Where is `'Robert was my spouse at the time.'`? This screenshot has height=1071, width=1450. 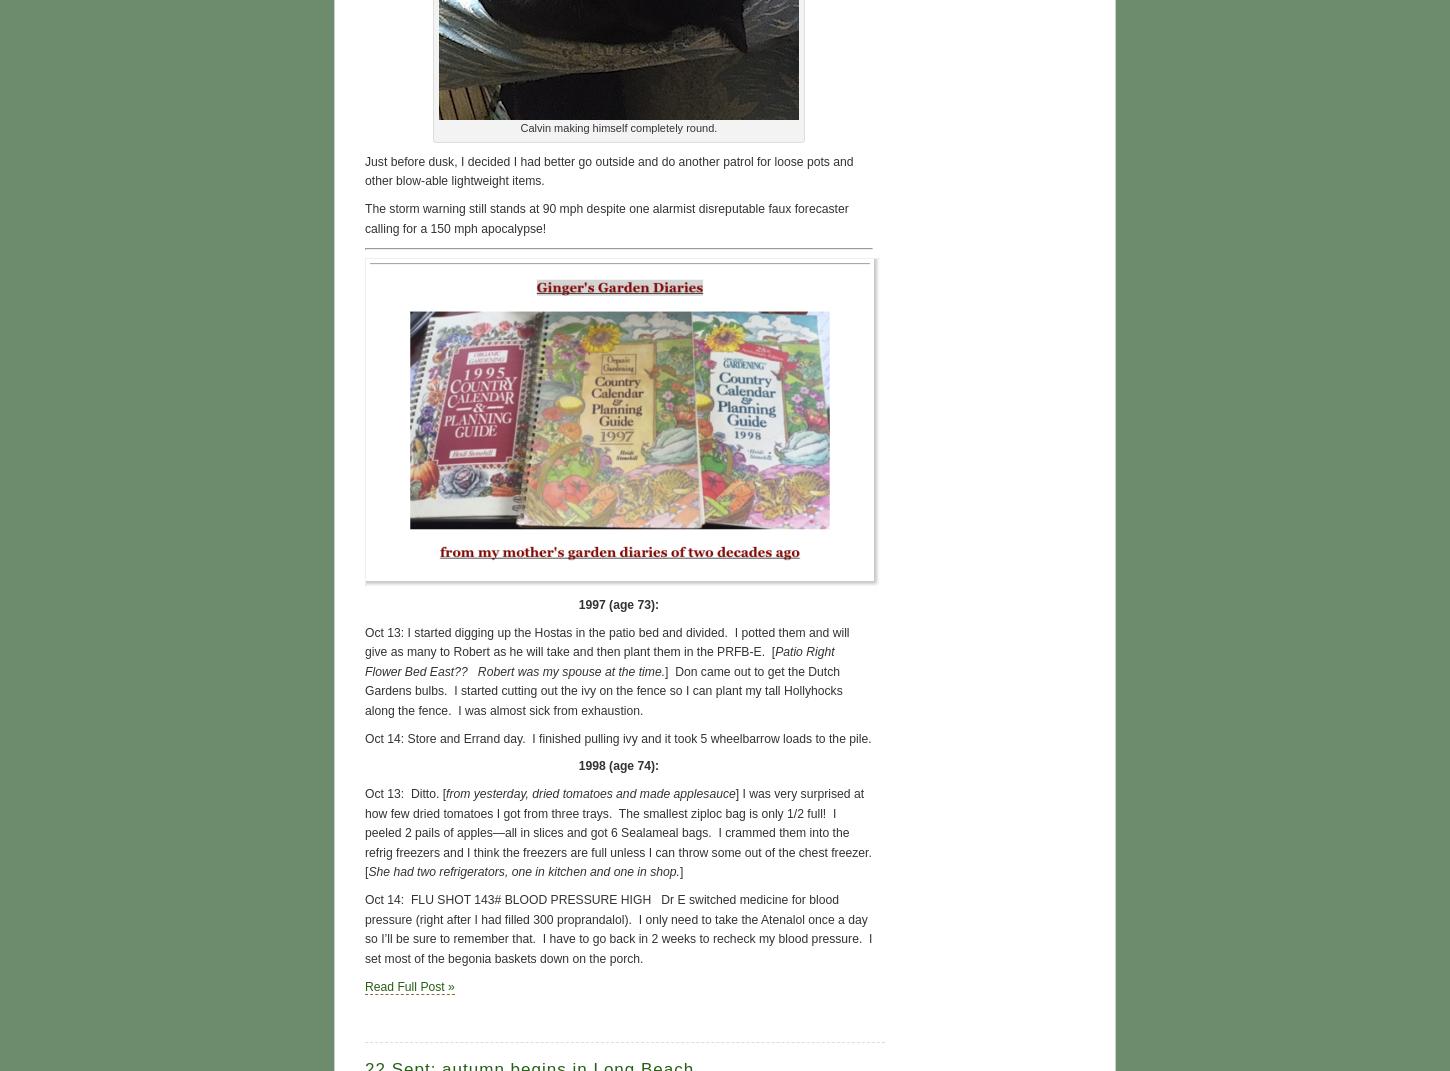 'Robert was my spouse at the time.' is located at coordinates (469, 669).